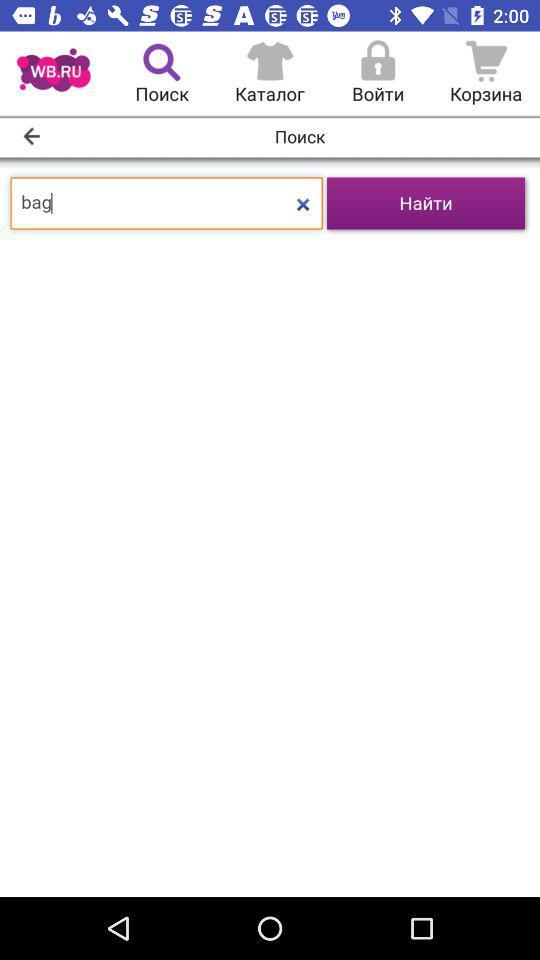  What do you see at coordinates (161, 73) in the screenshot?
I see `the search icon` at bounding box center [161, 73].